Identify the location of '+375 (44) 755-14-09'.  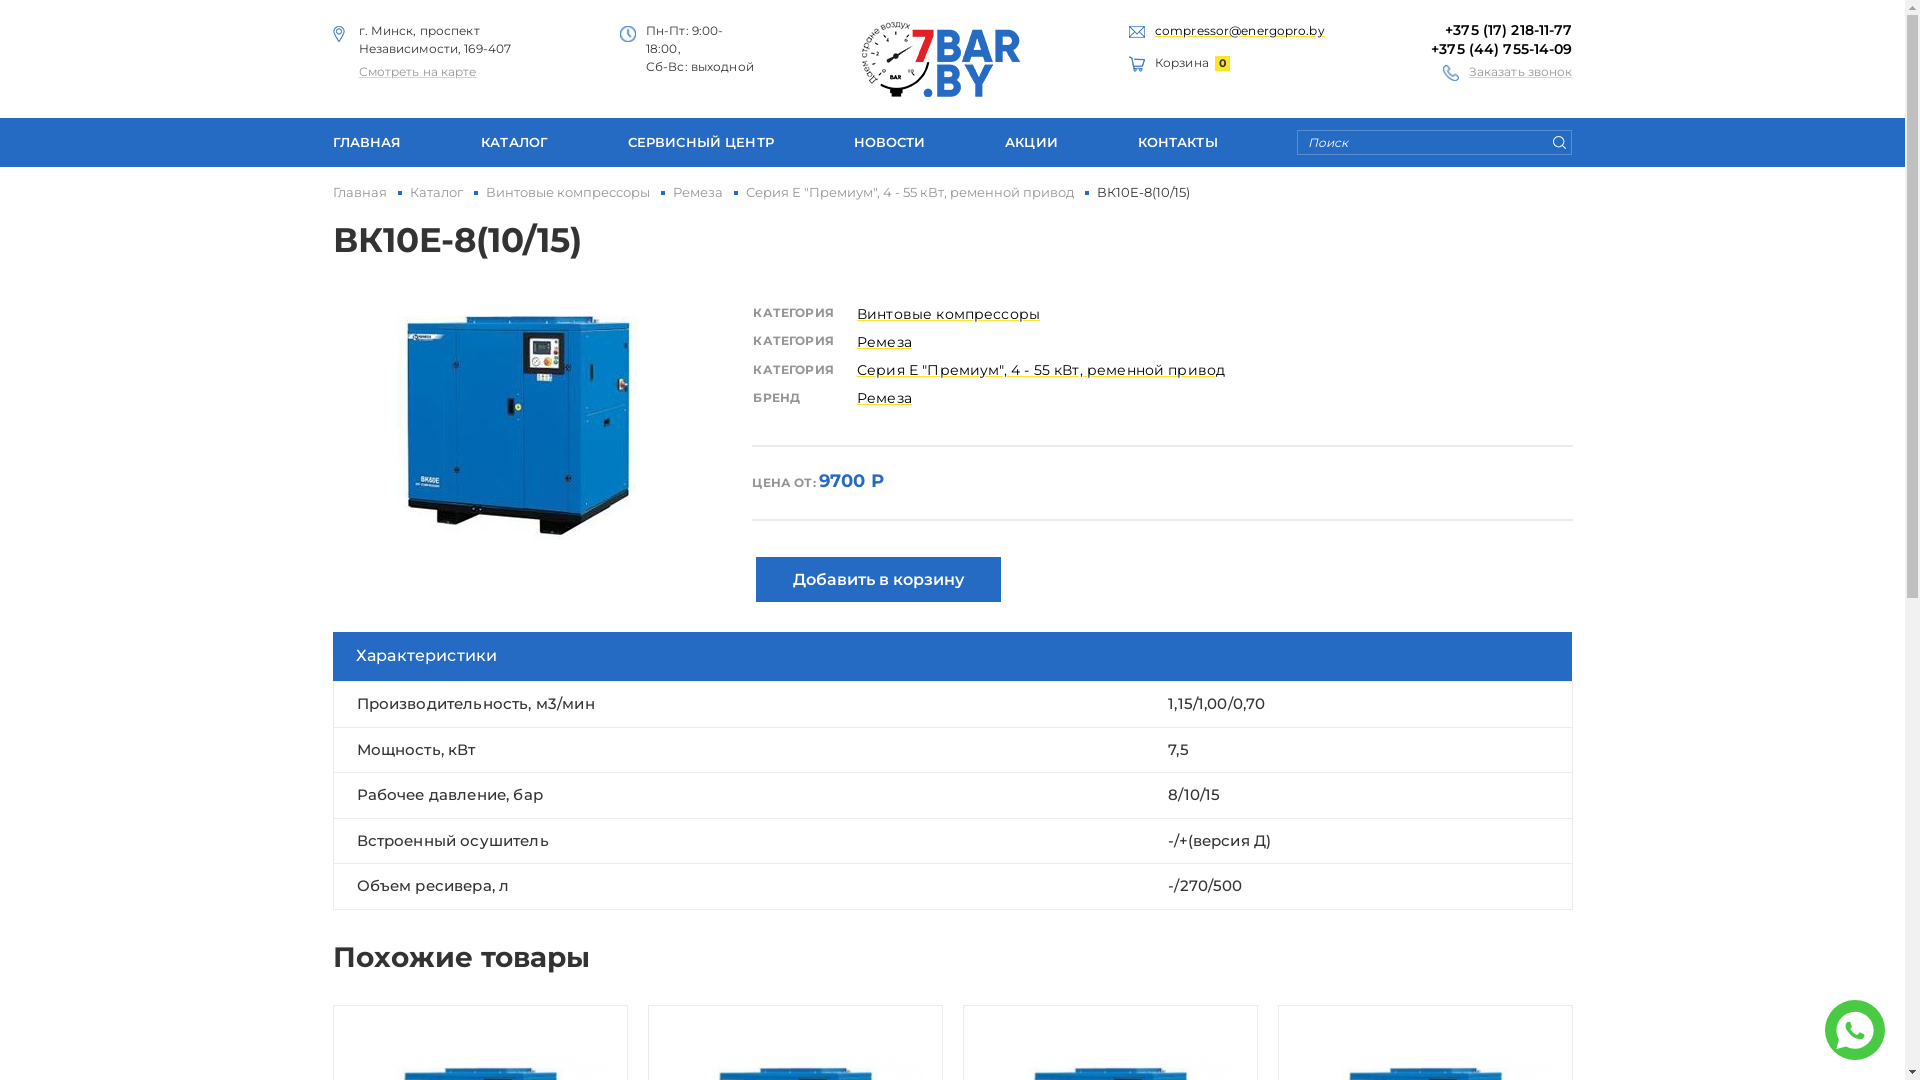
(1501, 48).